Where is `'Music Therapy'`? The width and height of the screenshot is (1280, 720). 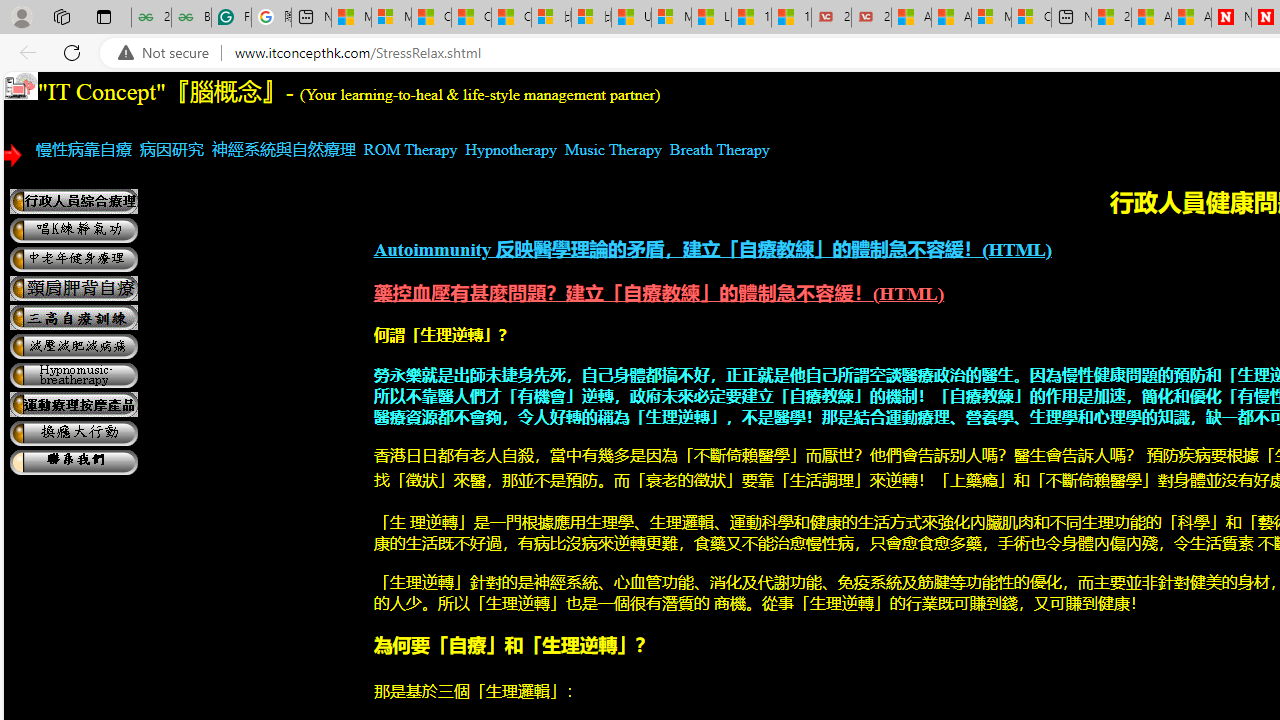
'Music Therapy' is located at coordinates (612, 148).